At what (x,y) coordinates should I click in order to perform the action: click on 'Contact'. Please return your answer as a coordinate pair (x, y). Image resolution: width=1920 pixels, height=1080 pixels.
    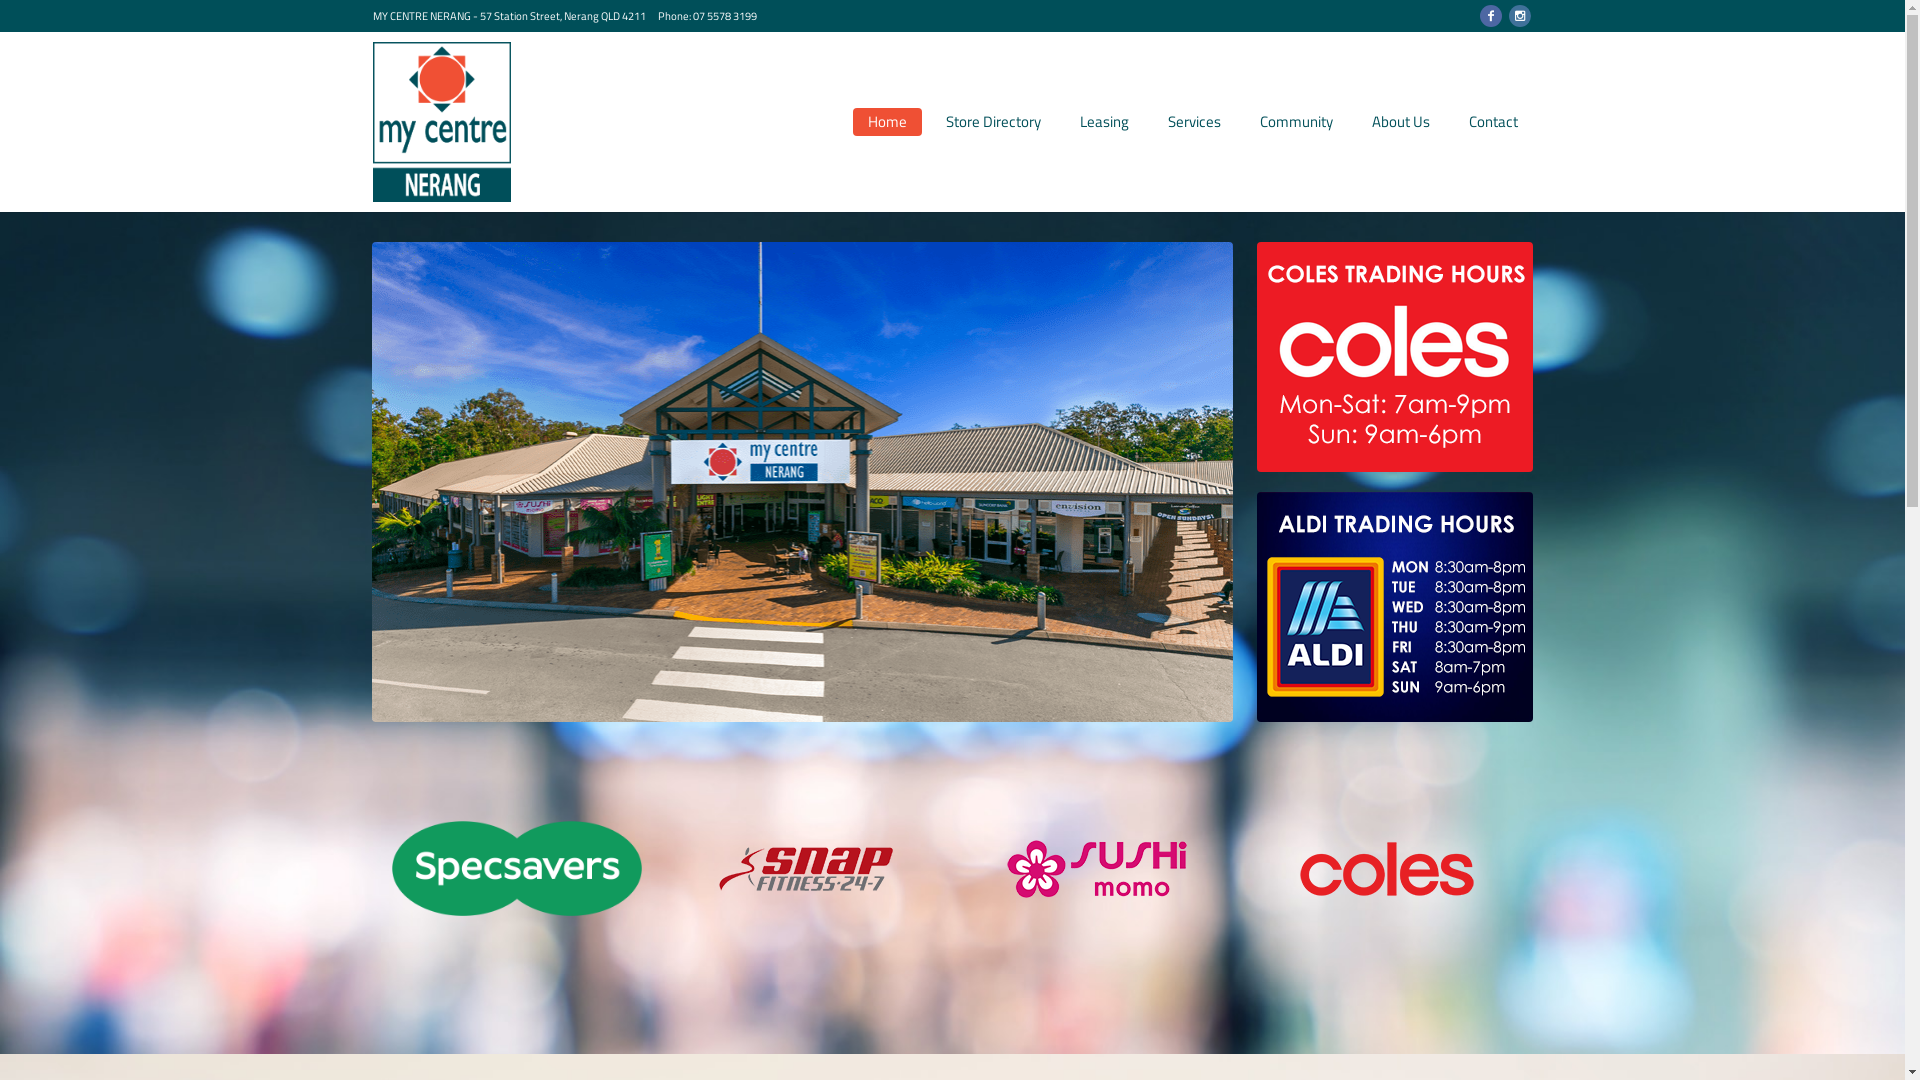
    Looking at the image, I should click on (1493, 122).